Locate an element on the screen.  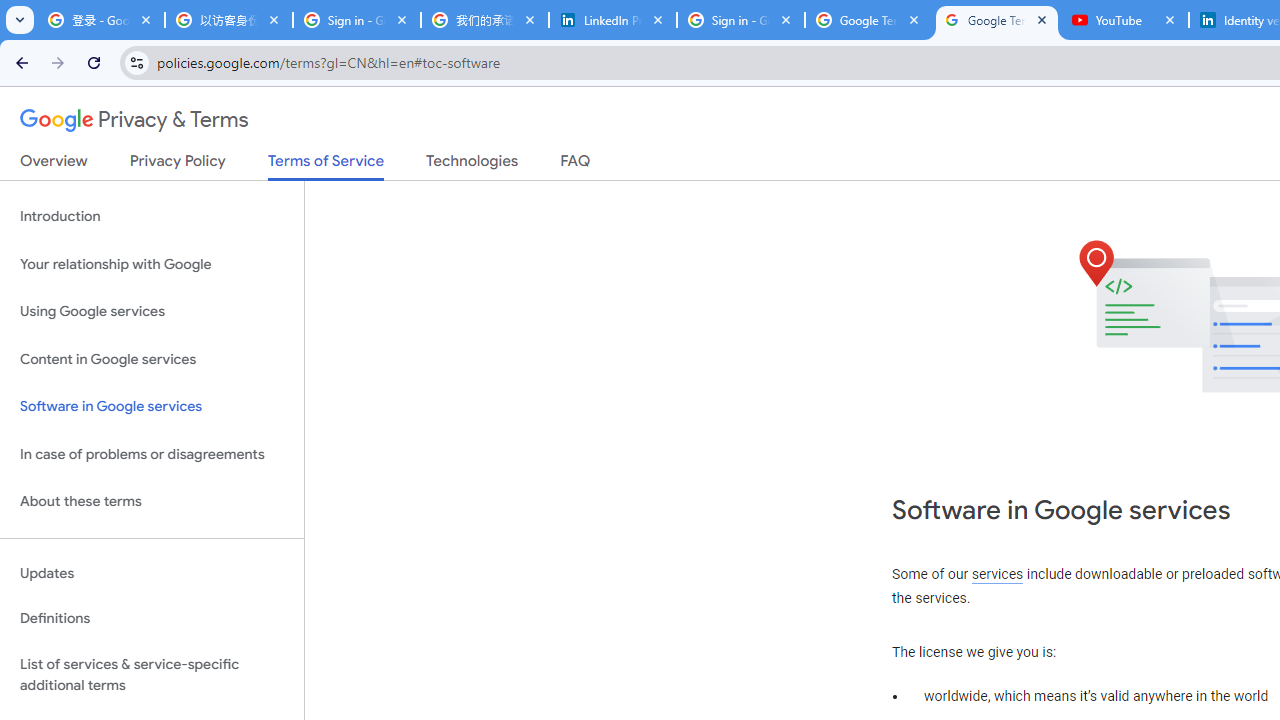
'Using Google services' is located at coordinates (151, 312).